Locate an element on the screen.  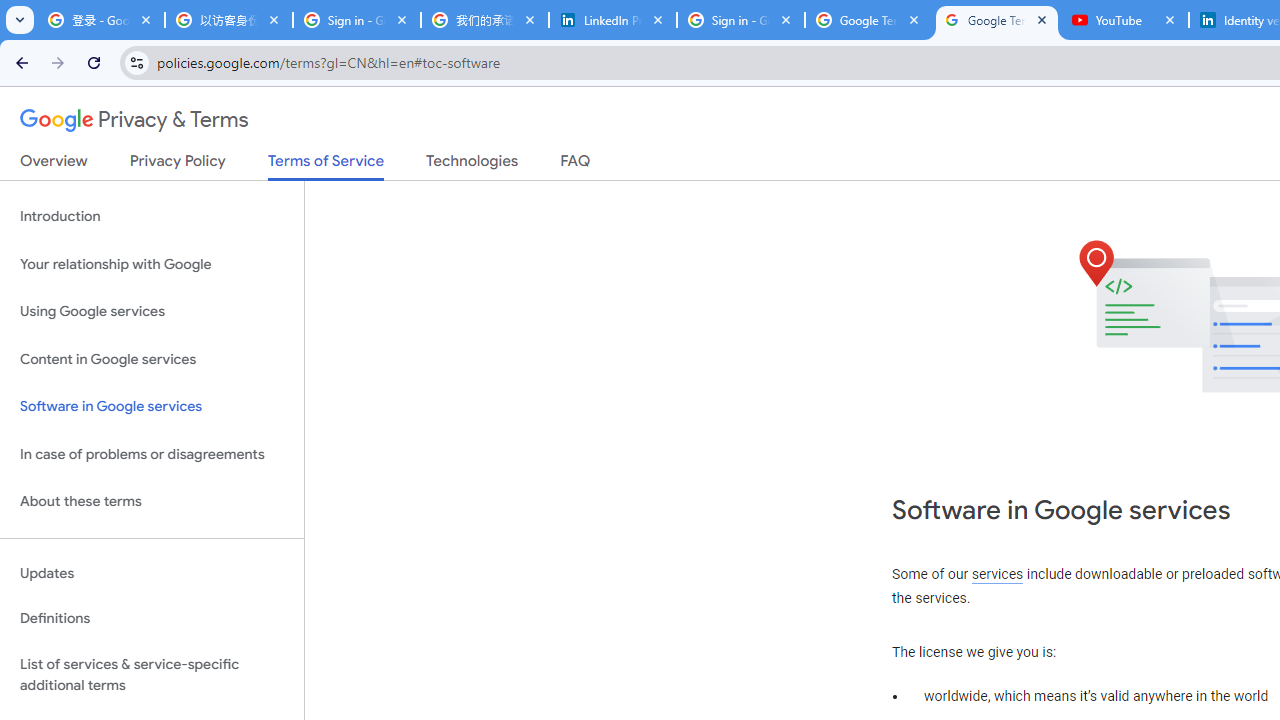
'Using Google services' is located at coordinates (151, 312).